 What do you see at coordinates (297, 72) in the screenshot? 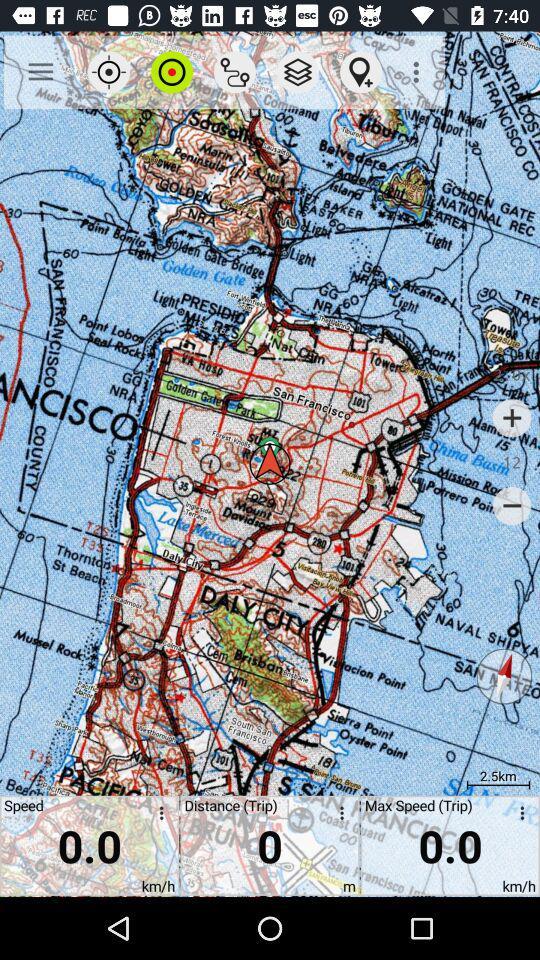
I see `app above the distance (trip) icon` at bounding box center [297, 72].